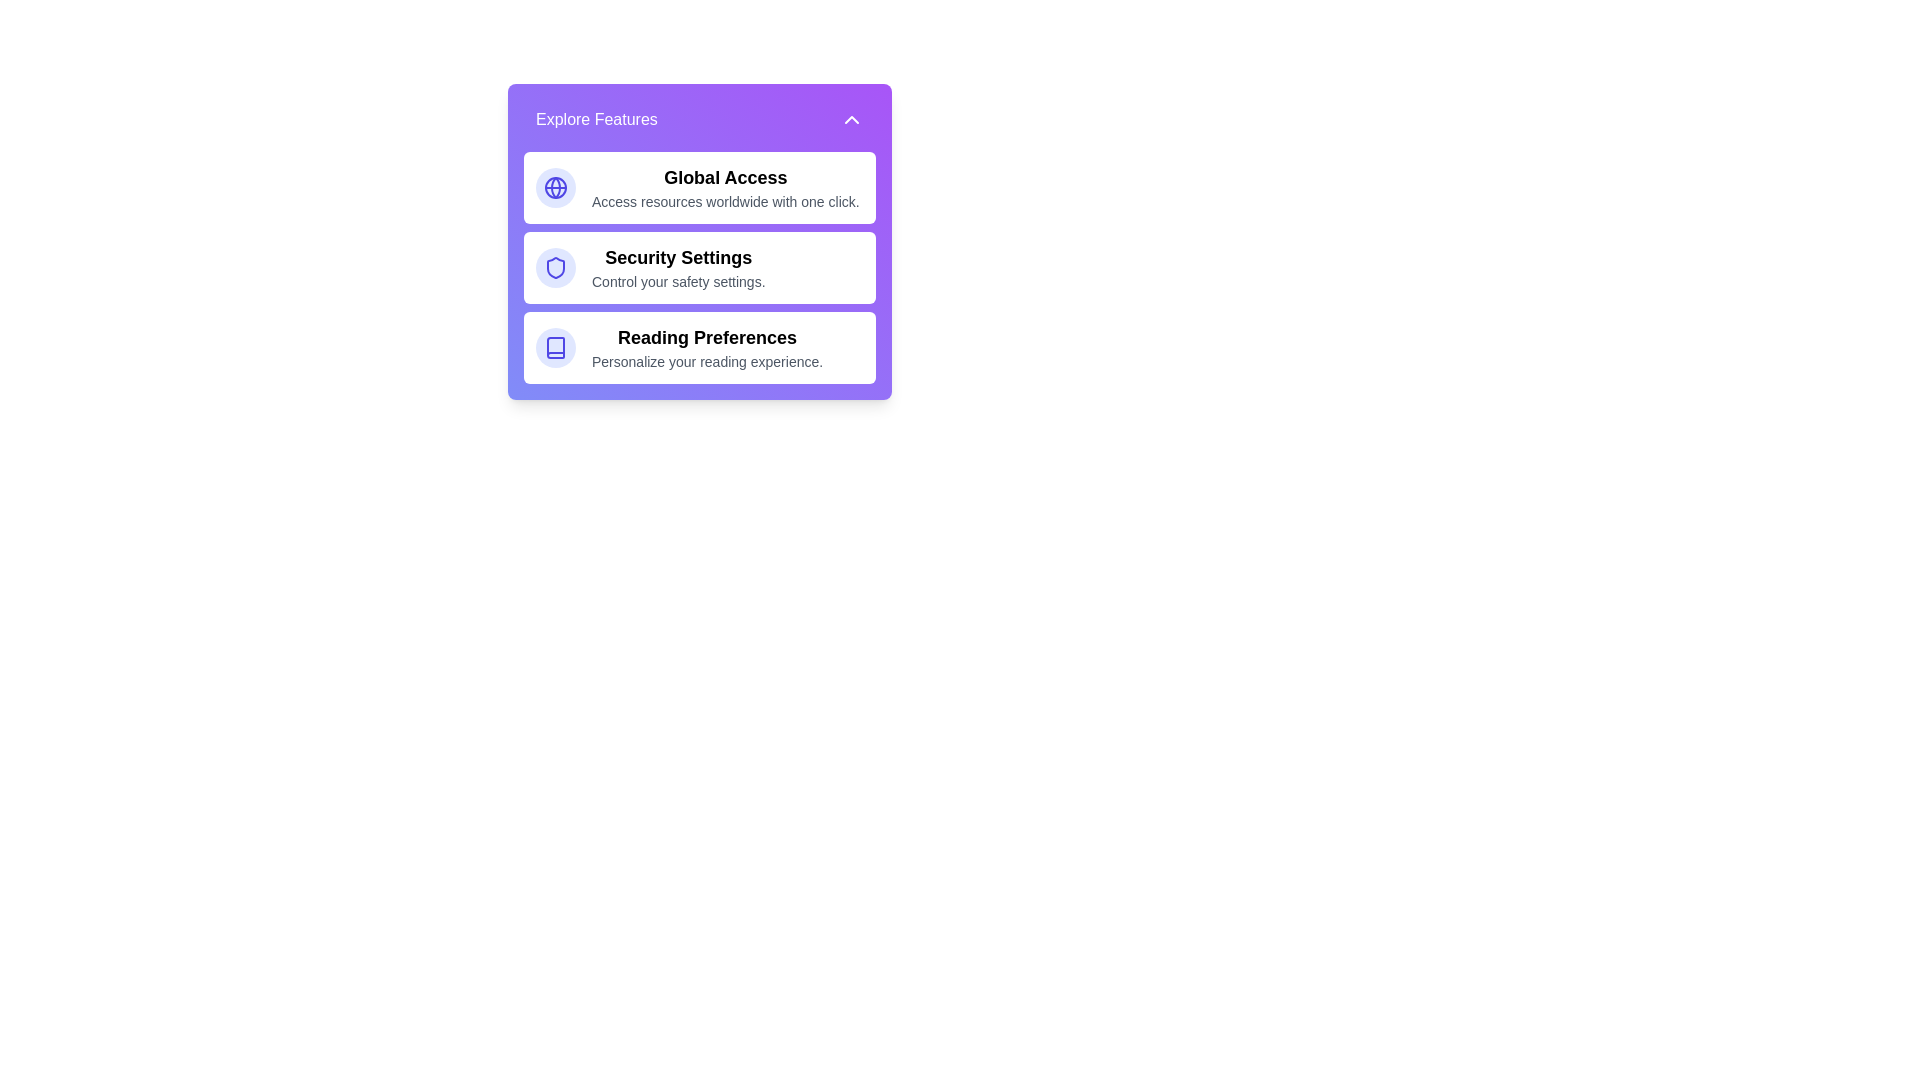  Describe the element at coordinates (556, 266) in the screenshot. I see `the shield-like icon representing security, located in the 'Security Settings' section of the 'Explore Features' menu` at that location.